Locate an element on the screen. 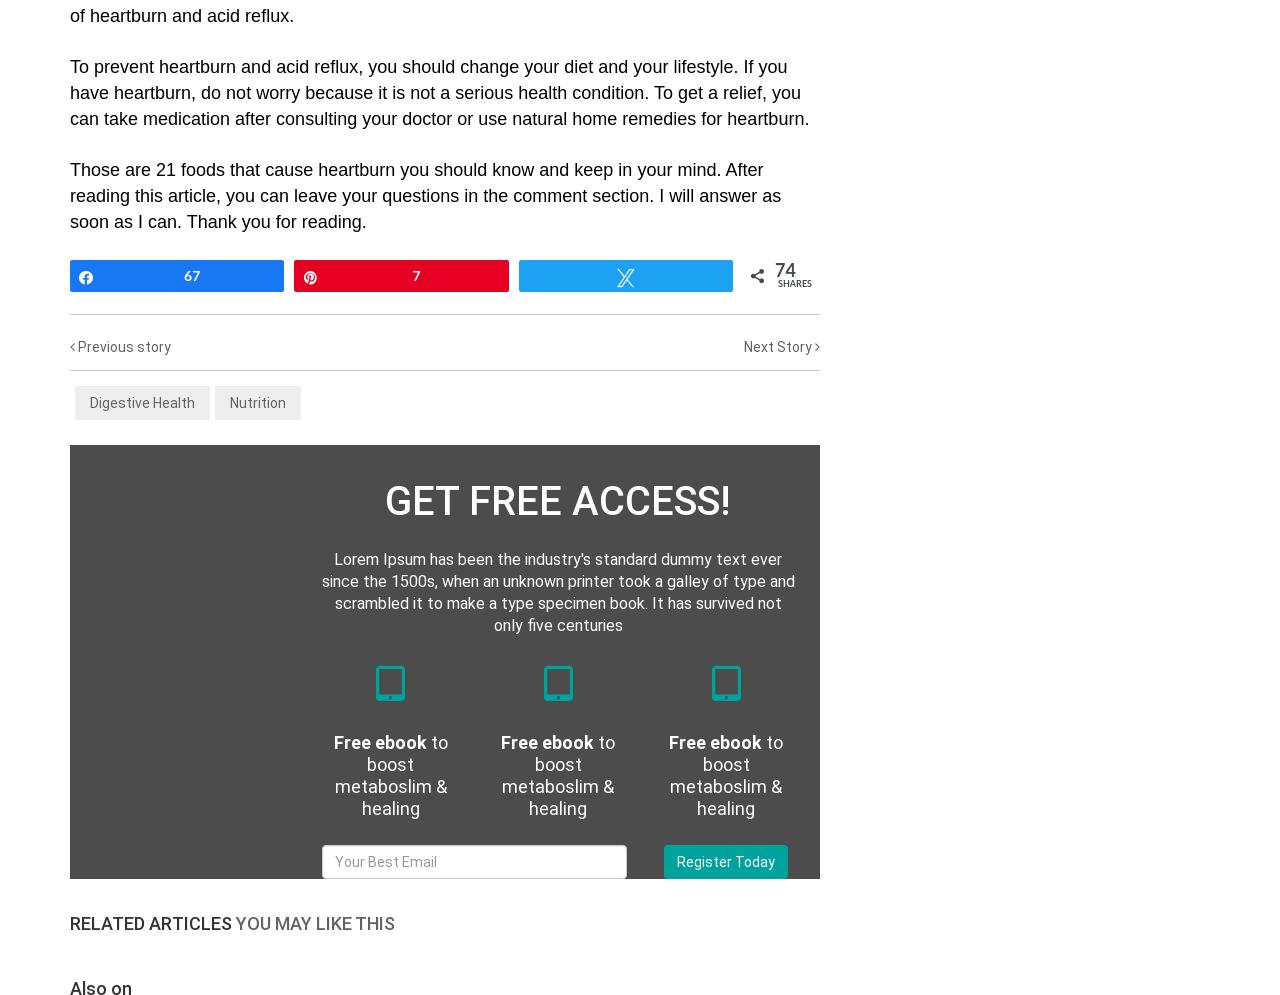 Image resolution: width=1280 pixels, height=995 pixels. 'Register Today' is located at coordinates (725, 861).